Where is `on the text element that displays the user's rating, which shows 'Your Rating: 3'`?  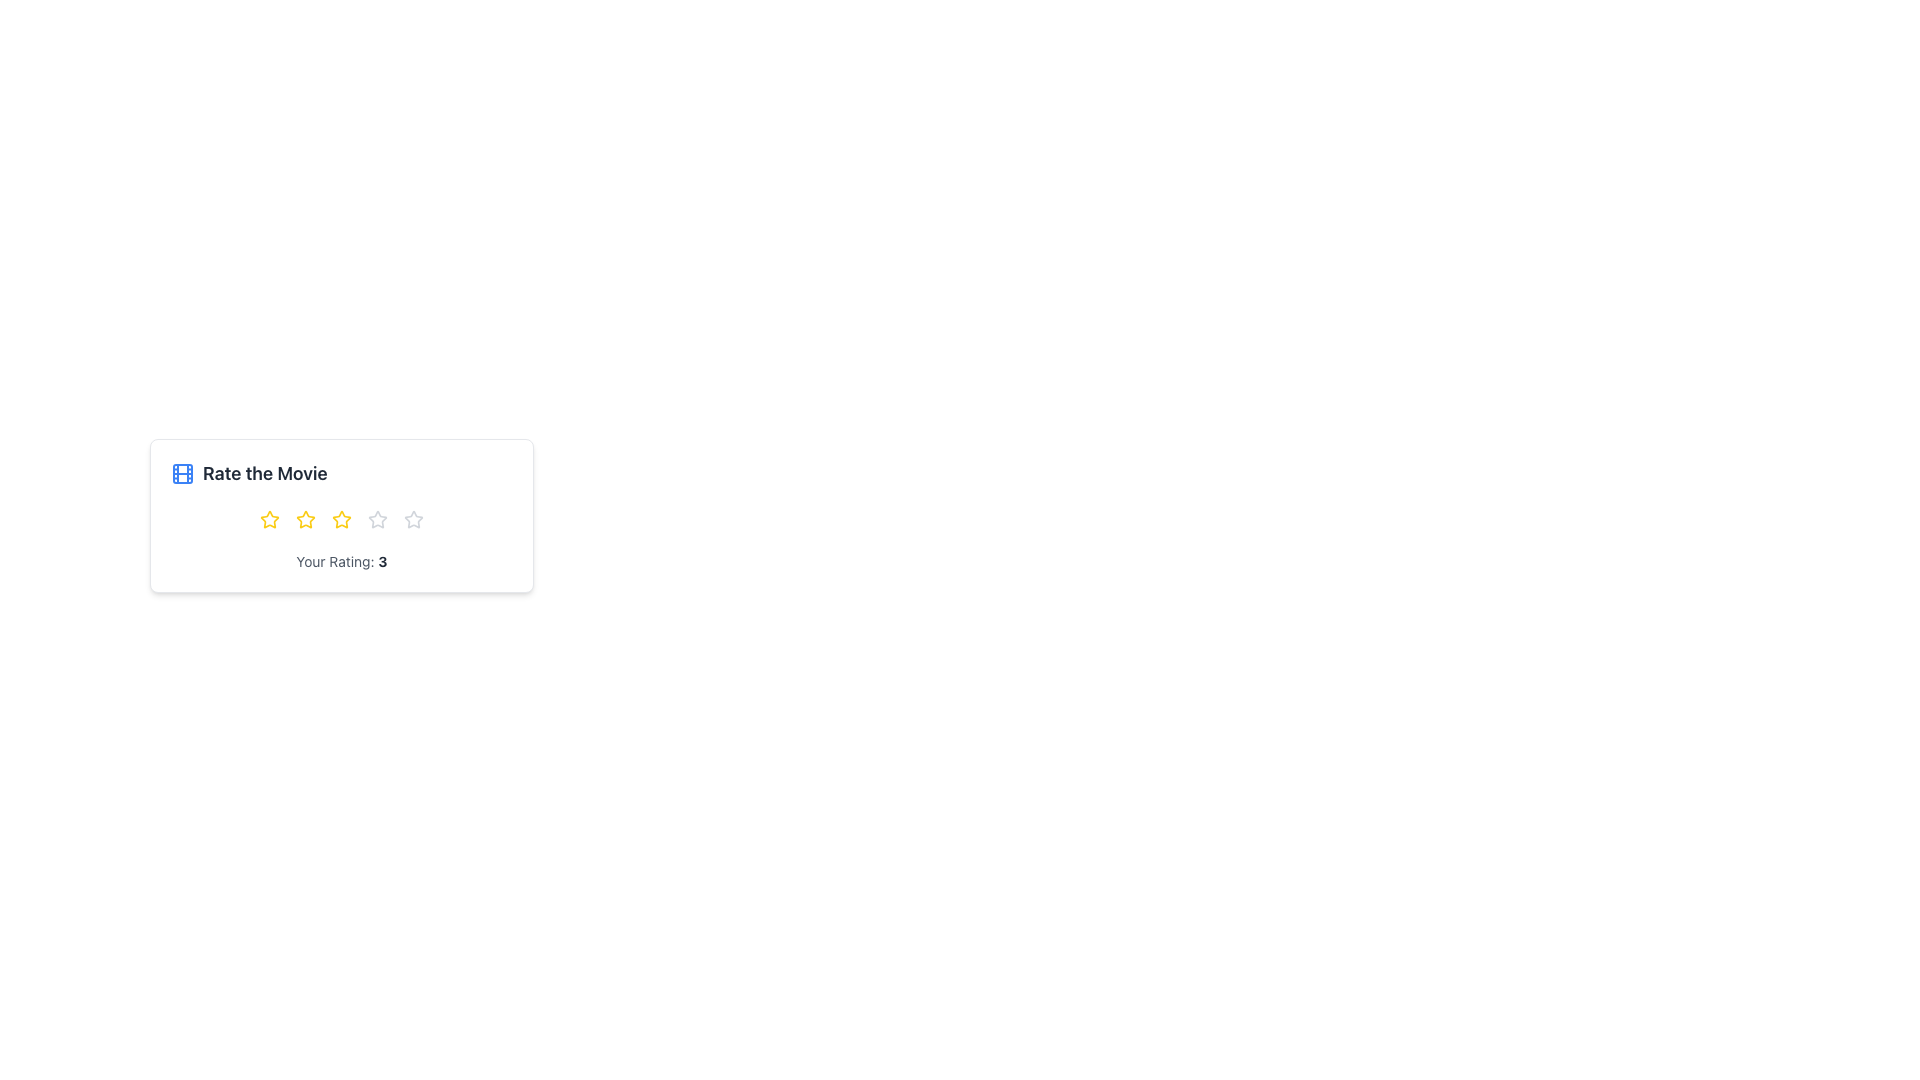
on the text element that displays the user's rating, which shows 'Your Rating: 3' is located at coordinates (383, 561).